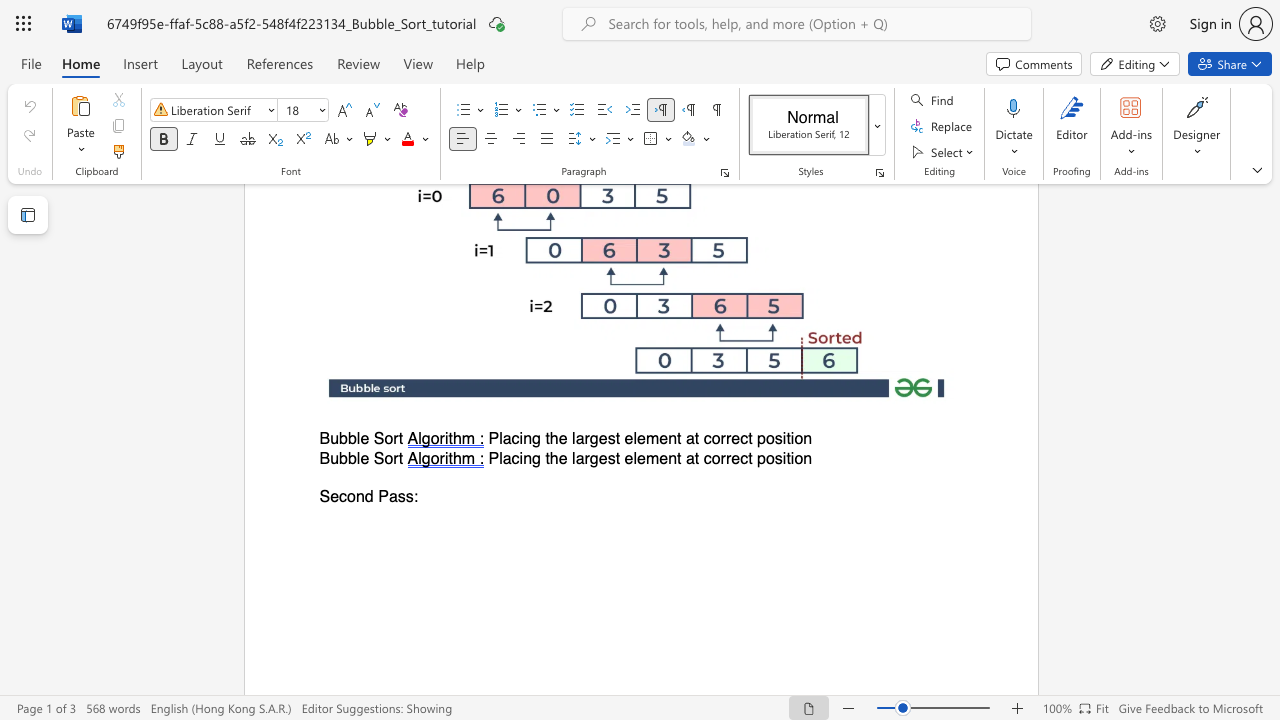  Describe the element at coordinates (356, 458) in the screenshot. I see `the subset text "le S" within the text "Bubble Sort"` at that location.